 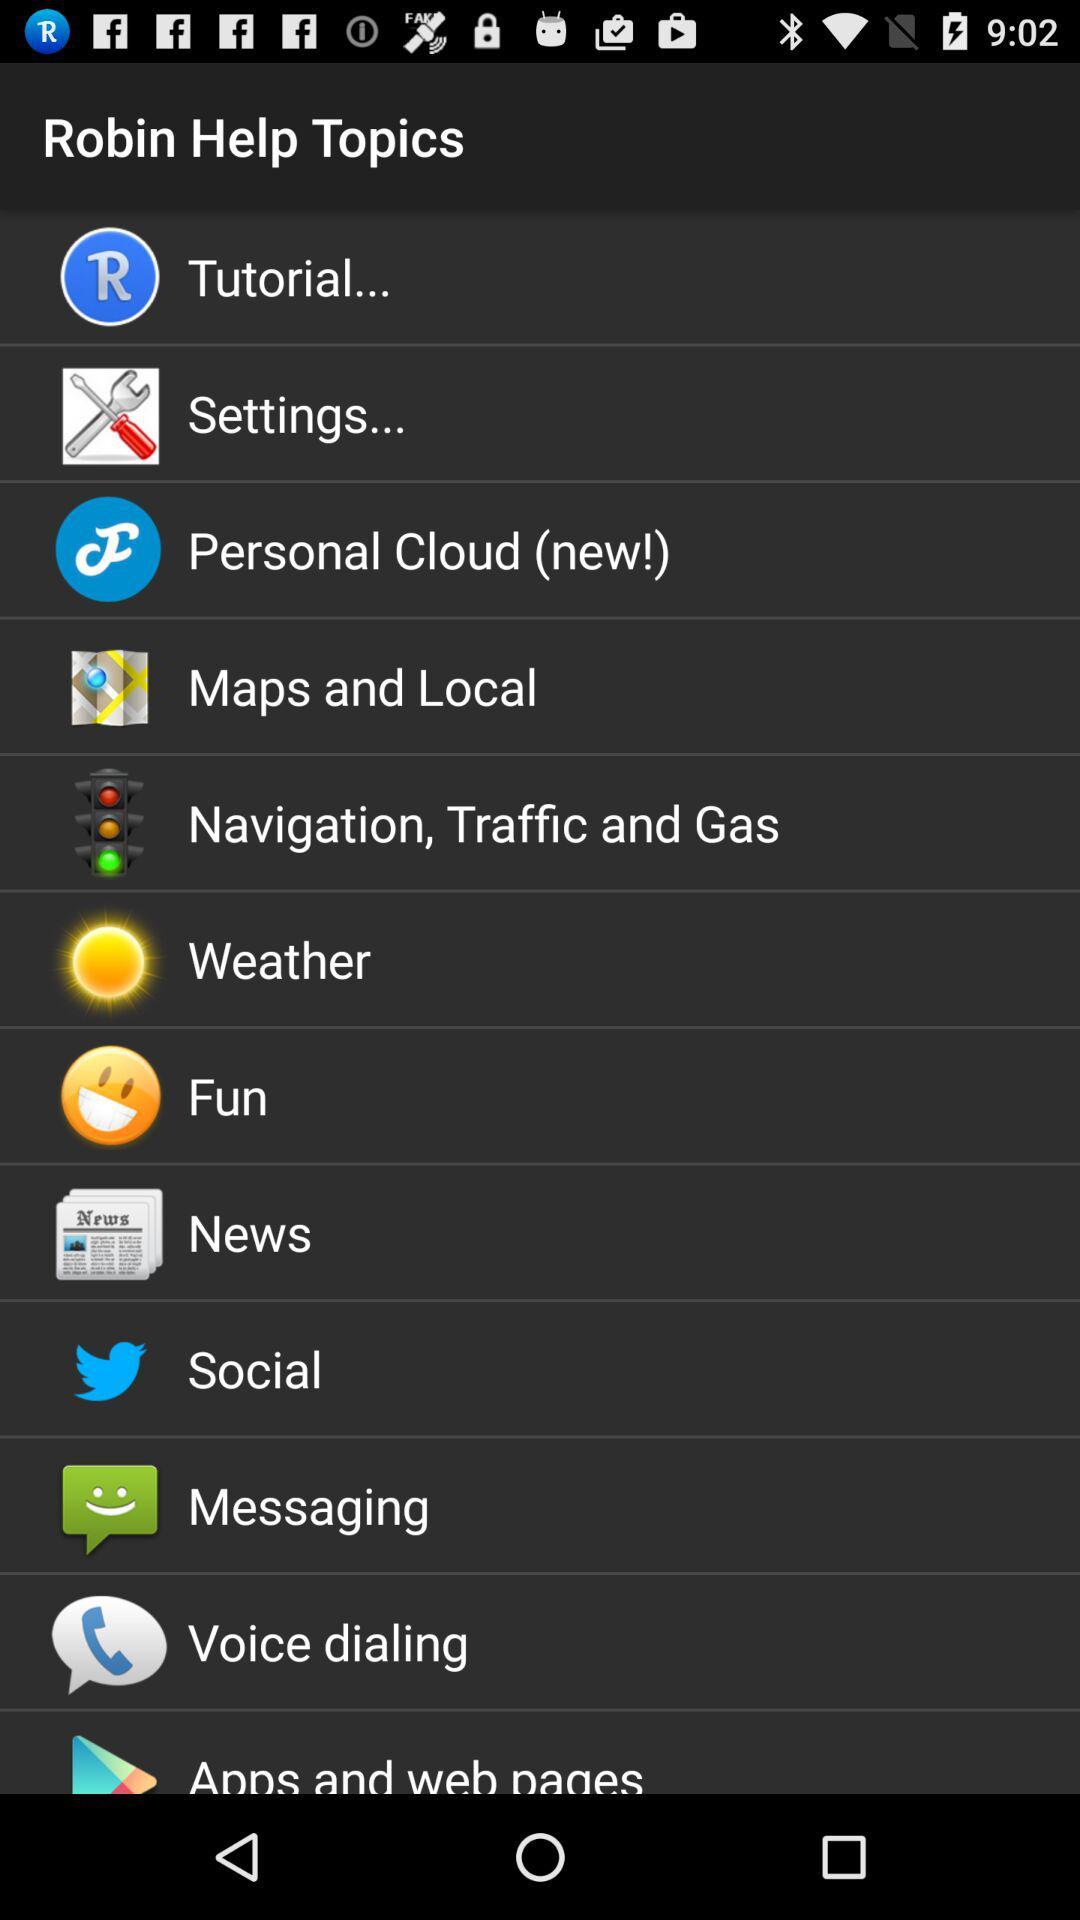 I want to click on the item below  personal cloud (new!) app, so click(x=540, y=686).